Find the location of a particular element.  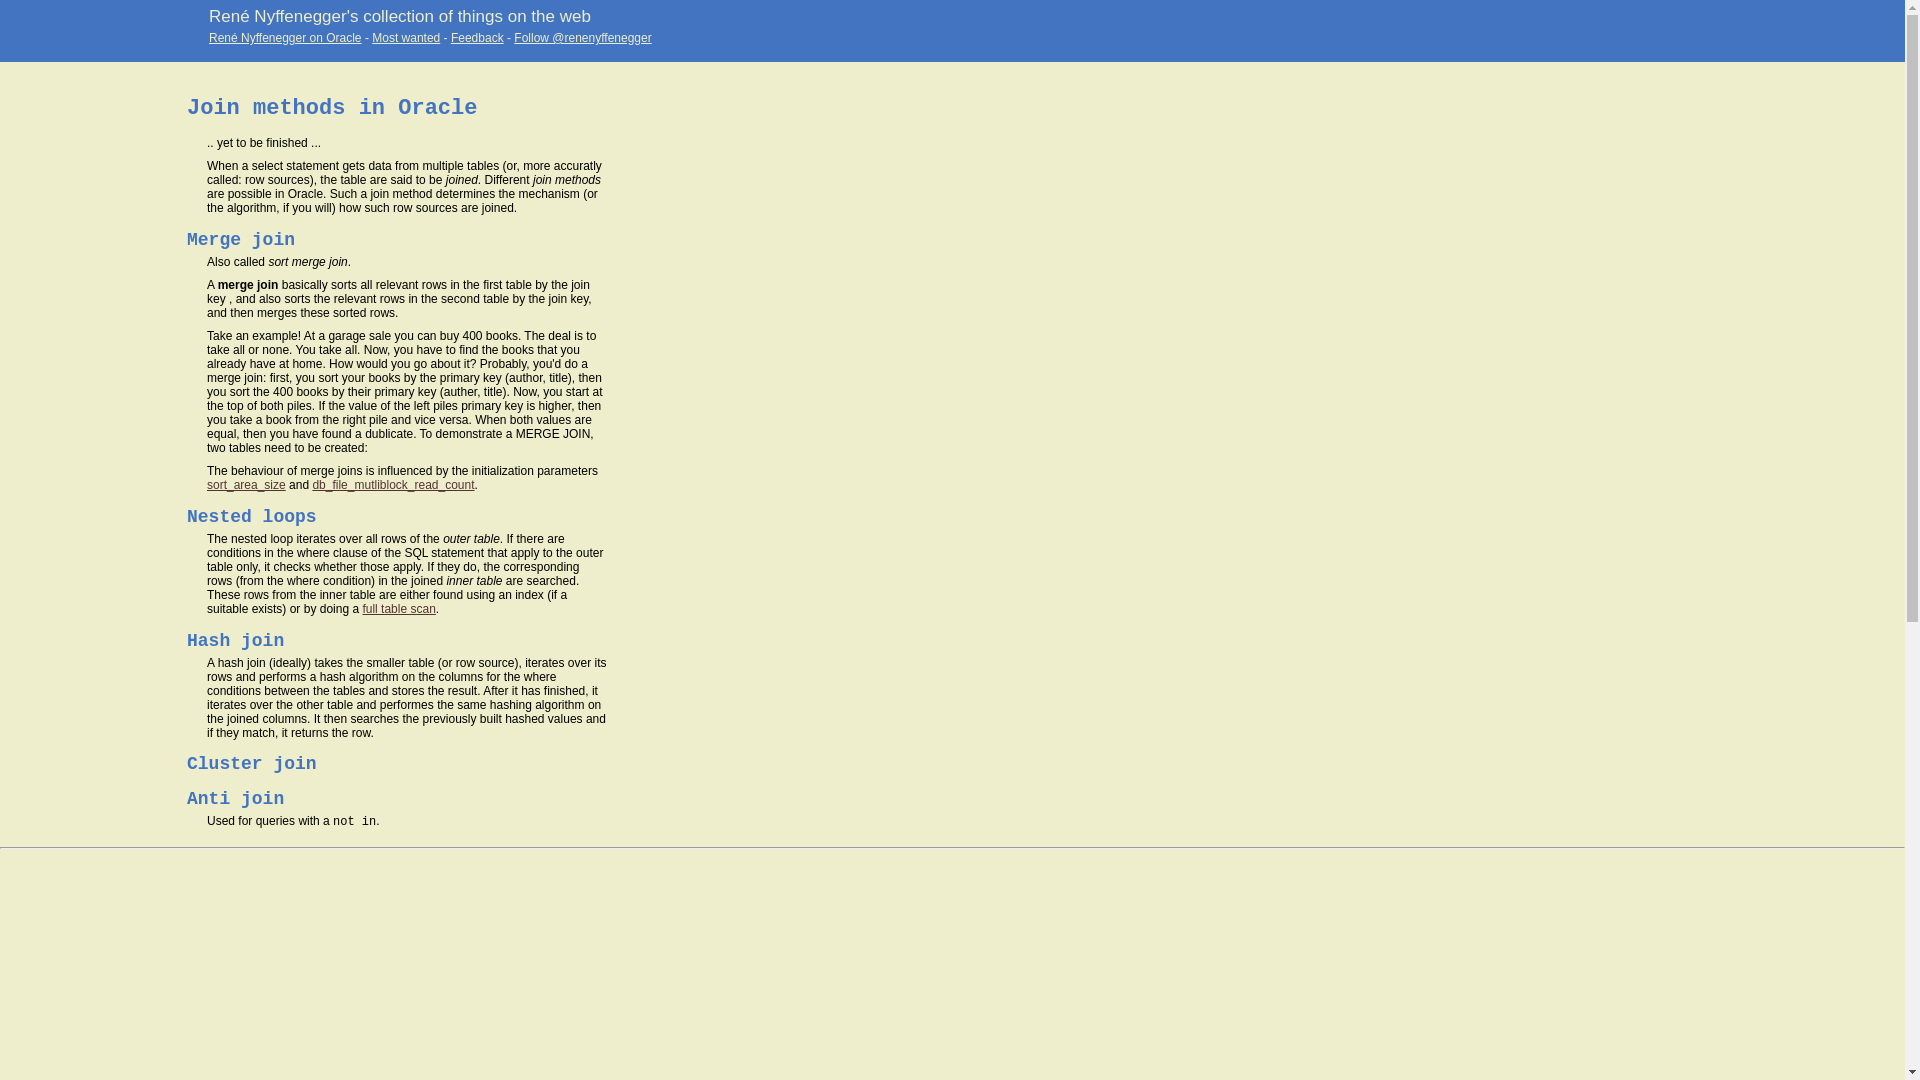

'Most wanted' is located at coordinates (372, 38).